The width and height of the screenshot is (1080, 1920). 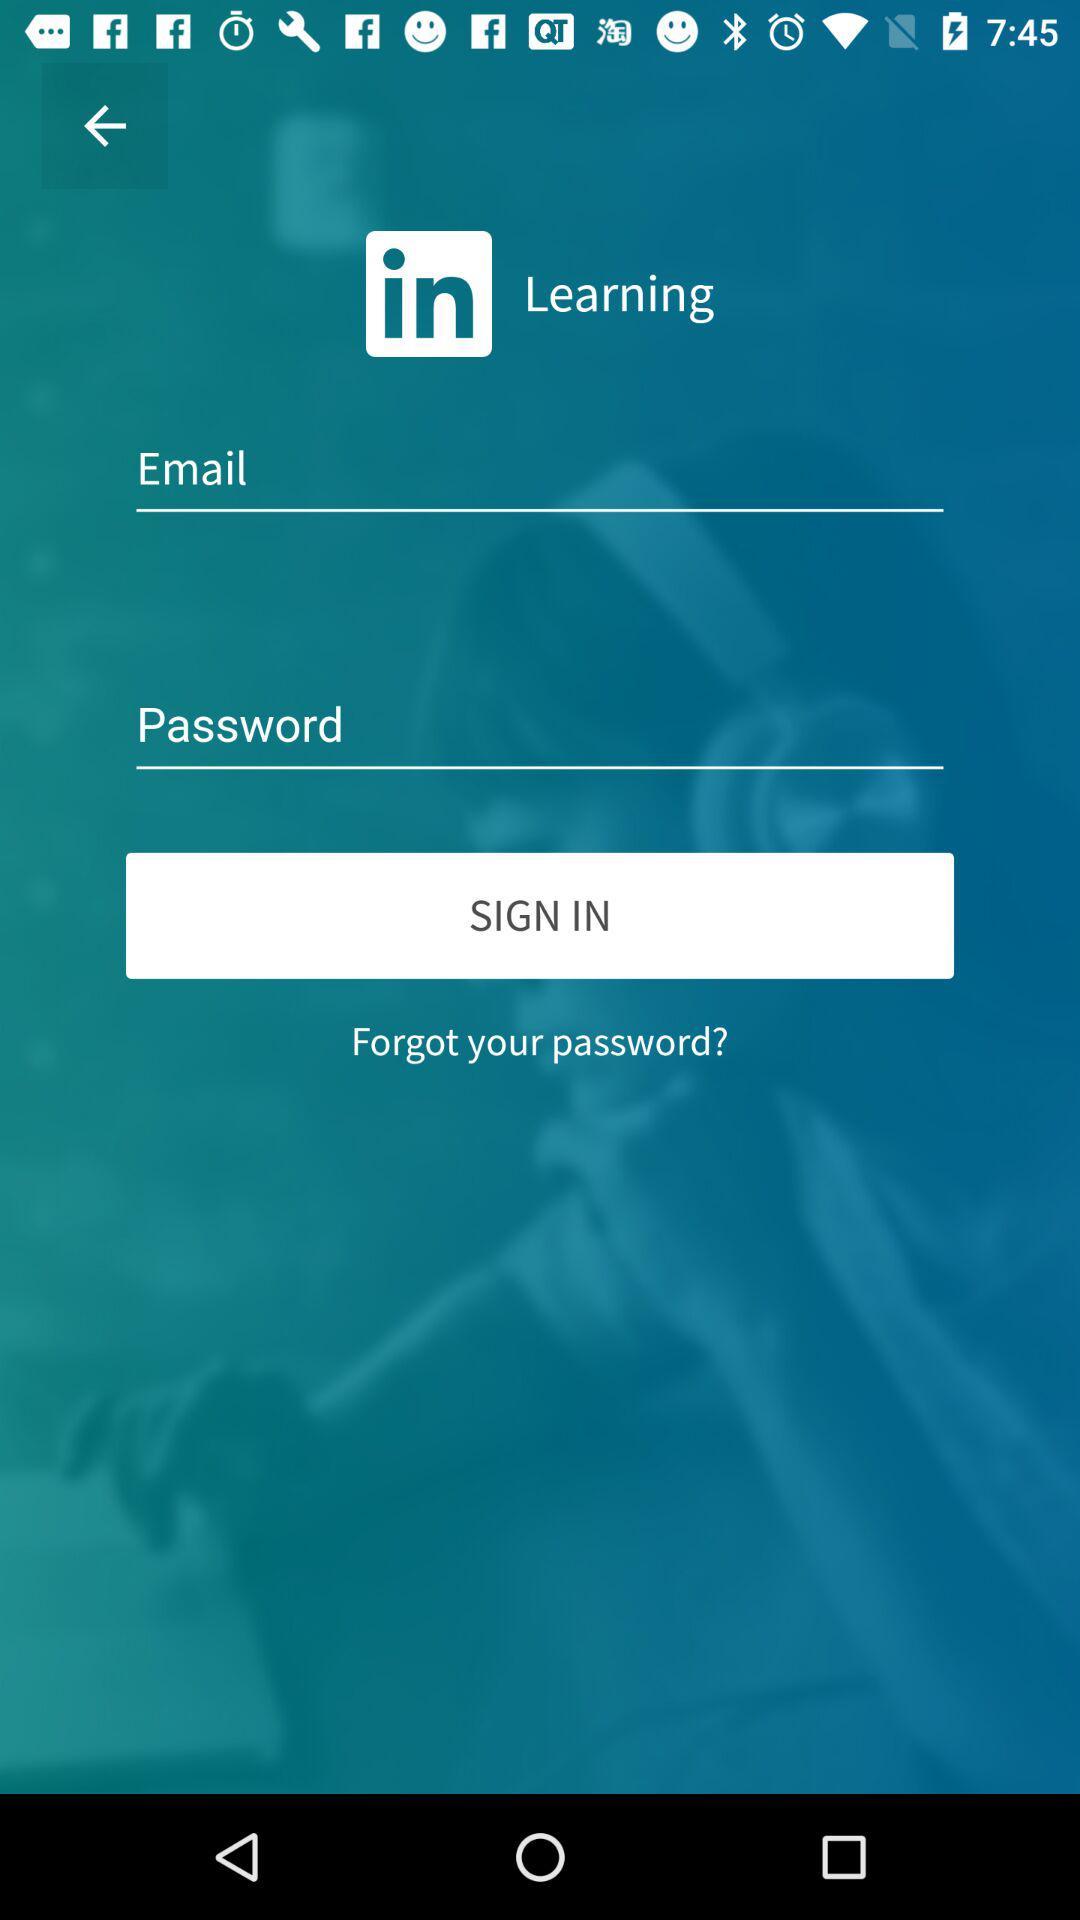 I want to click on the item at the top left corner, so click(x=104, y=124).